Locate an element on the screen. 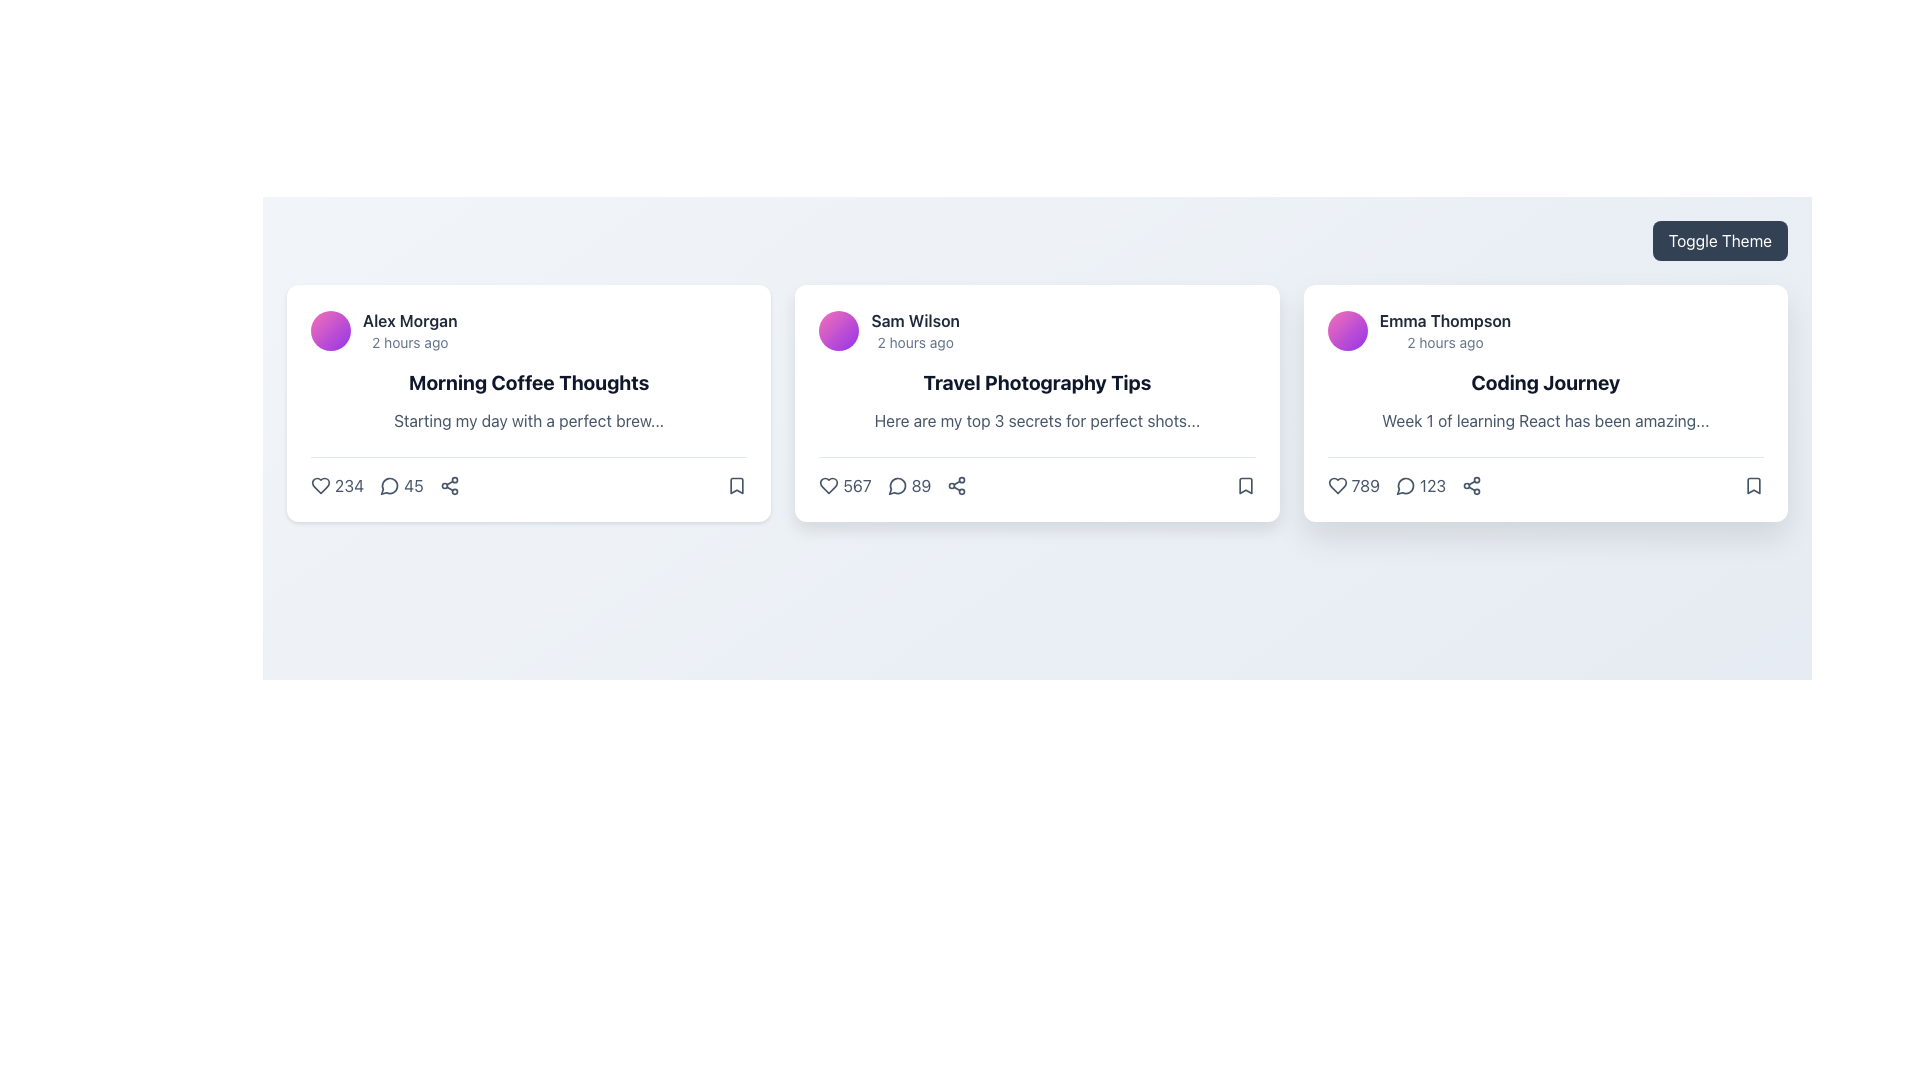  the text label displaying the number '89' which indicates the count of comments associated with the card titled 'Travel Photography Tips', located in the statistics row at the bottom of the card is located at coordinates (920, 486).